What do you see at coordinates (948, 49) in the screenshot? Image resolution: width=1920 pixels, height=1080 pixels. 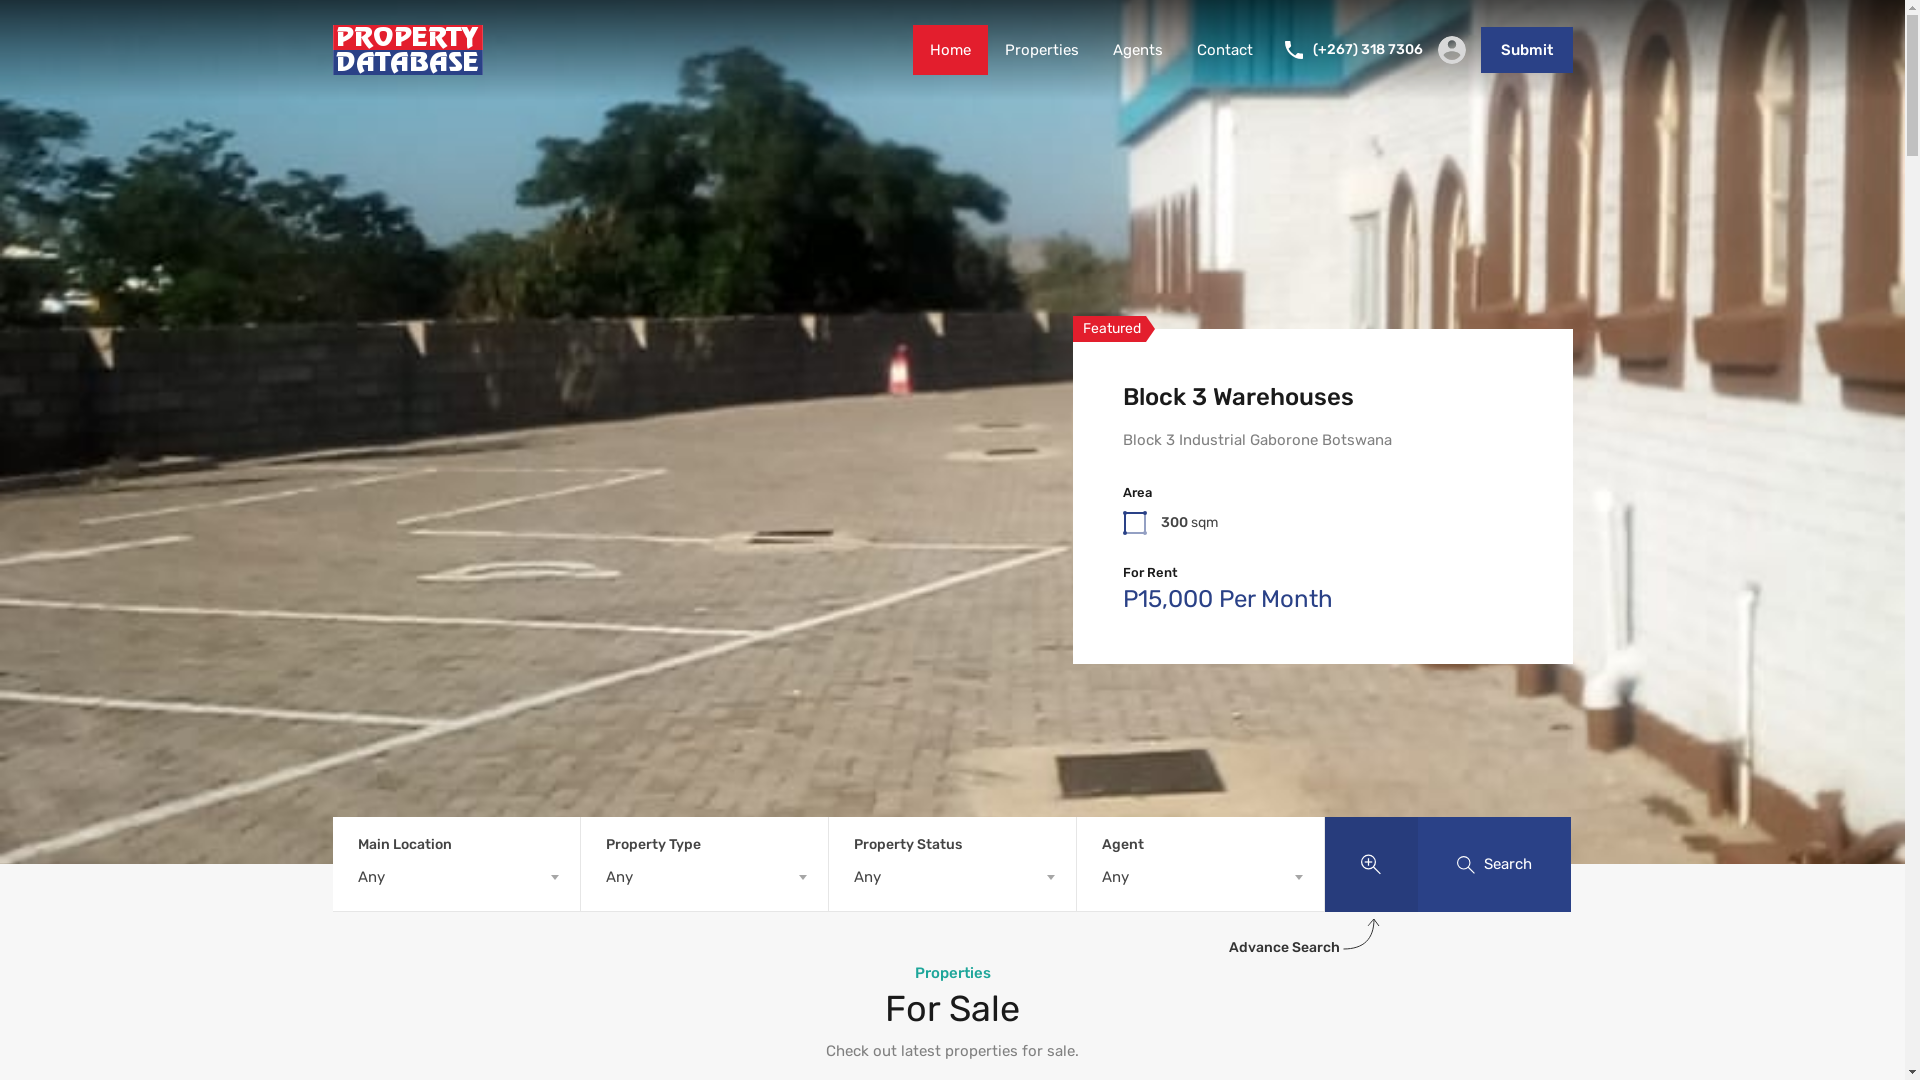 I see `'Home'` at bounding box center [948, 49].